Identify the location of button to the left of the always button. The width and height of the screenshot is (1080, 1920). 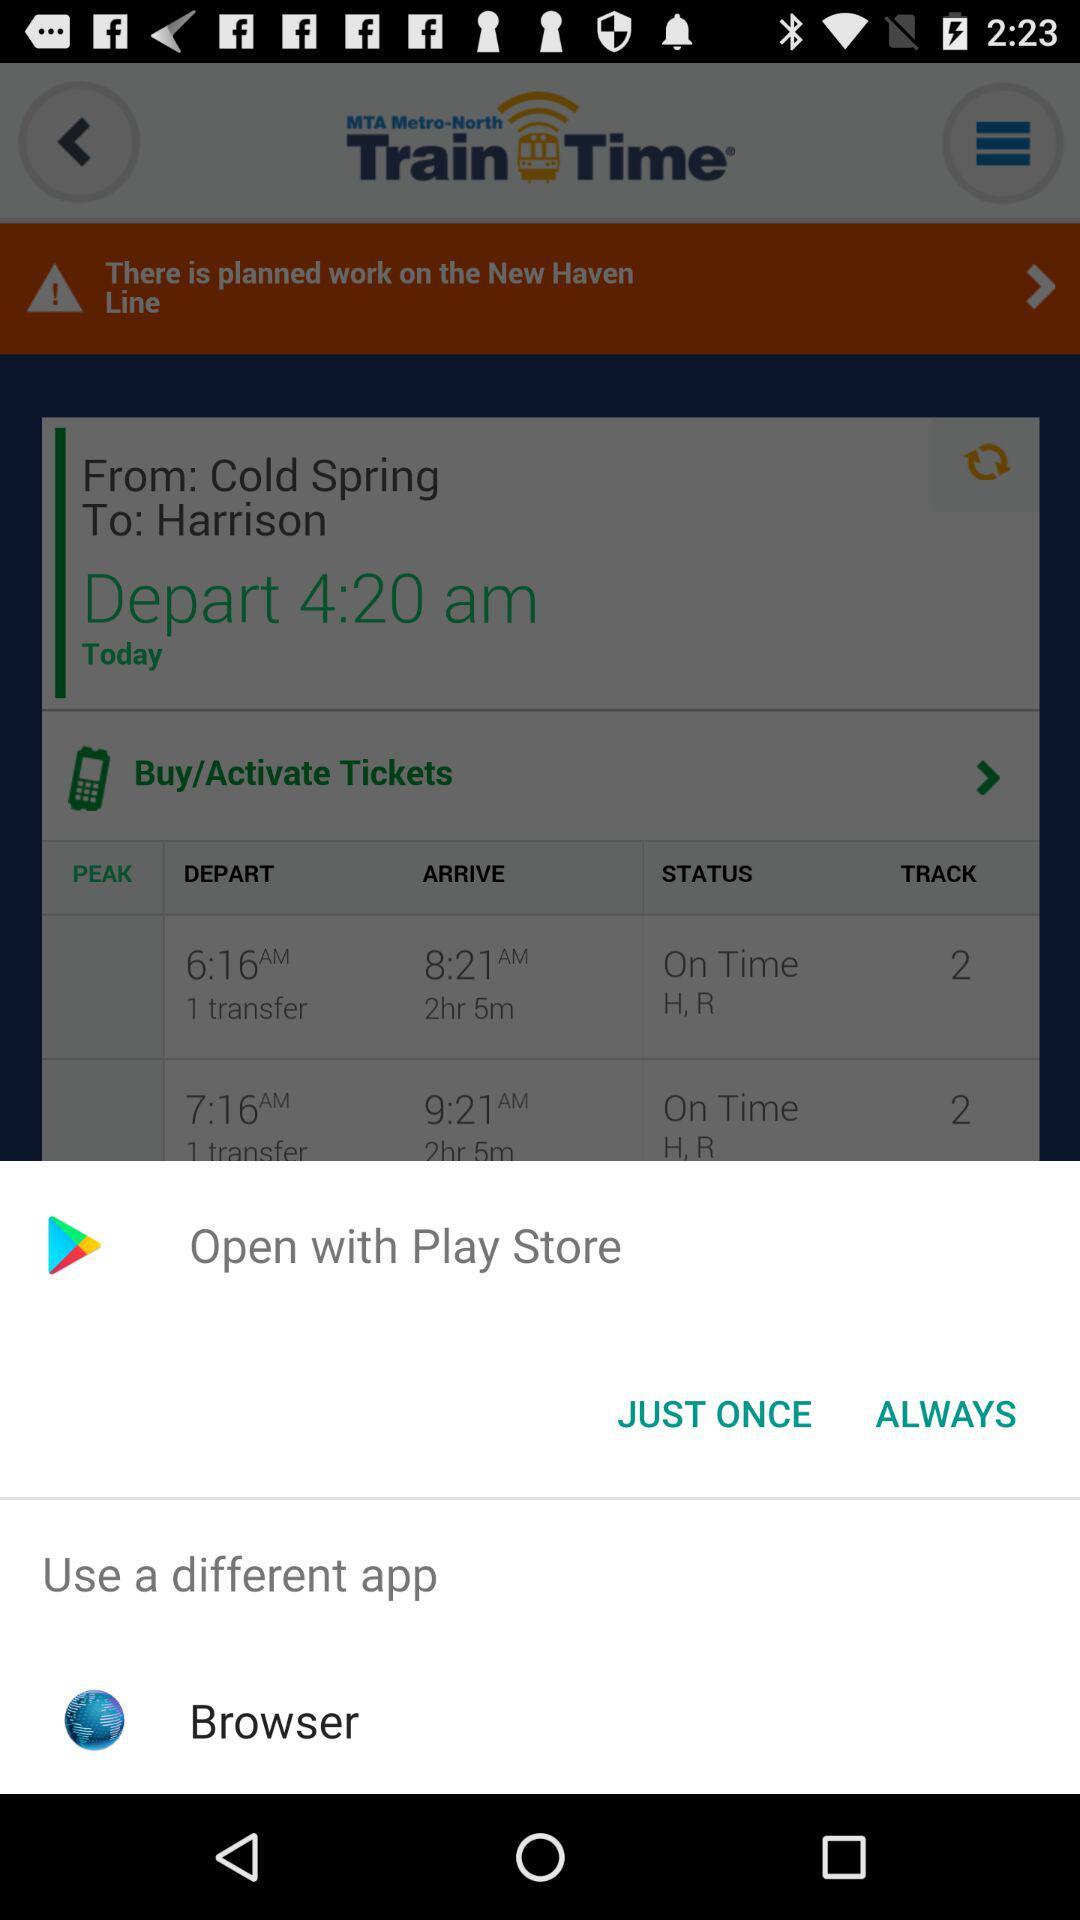
(713, 1411).